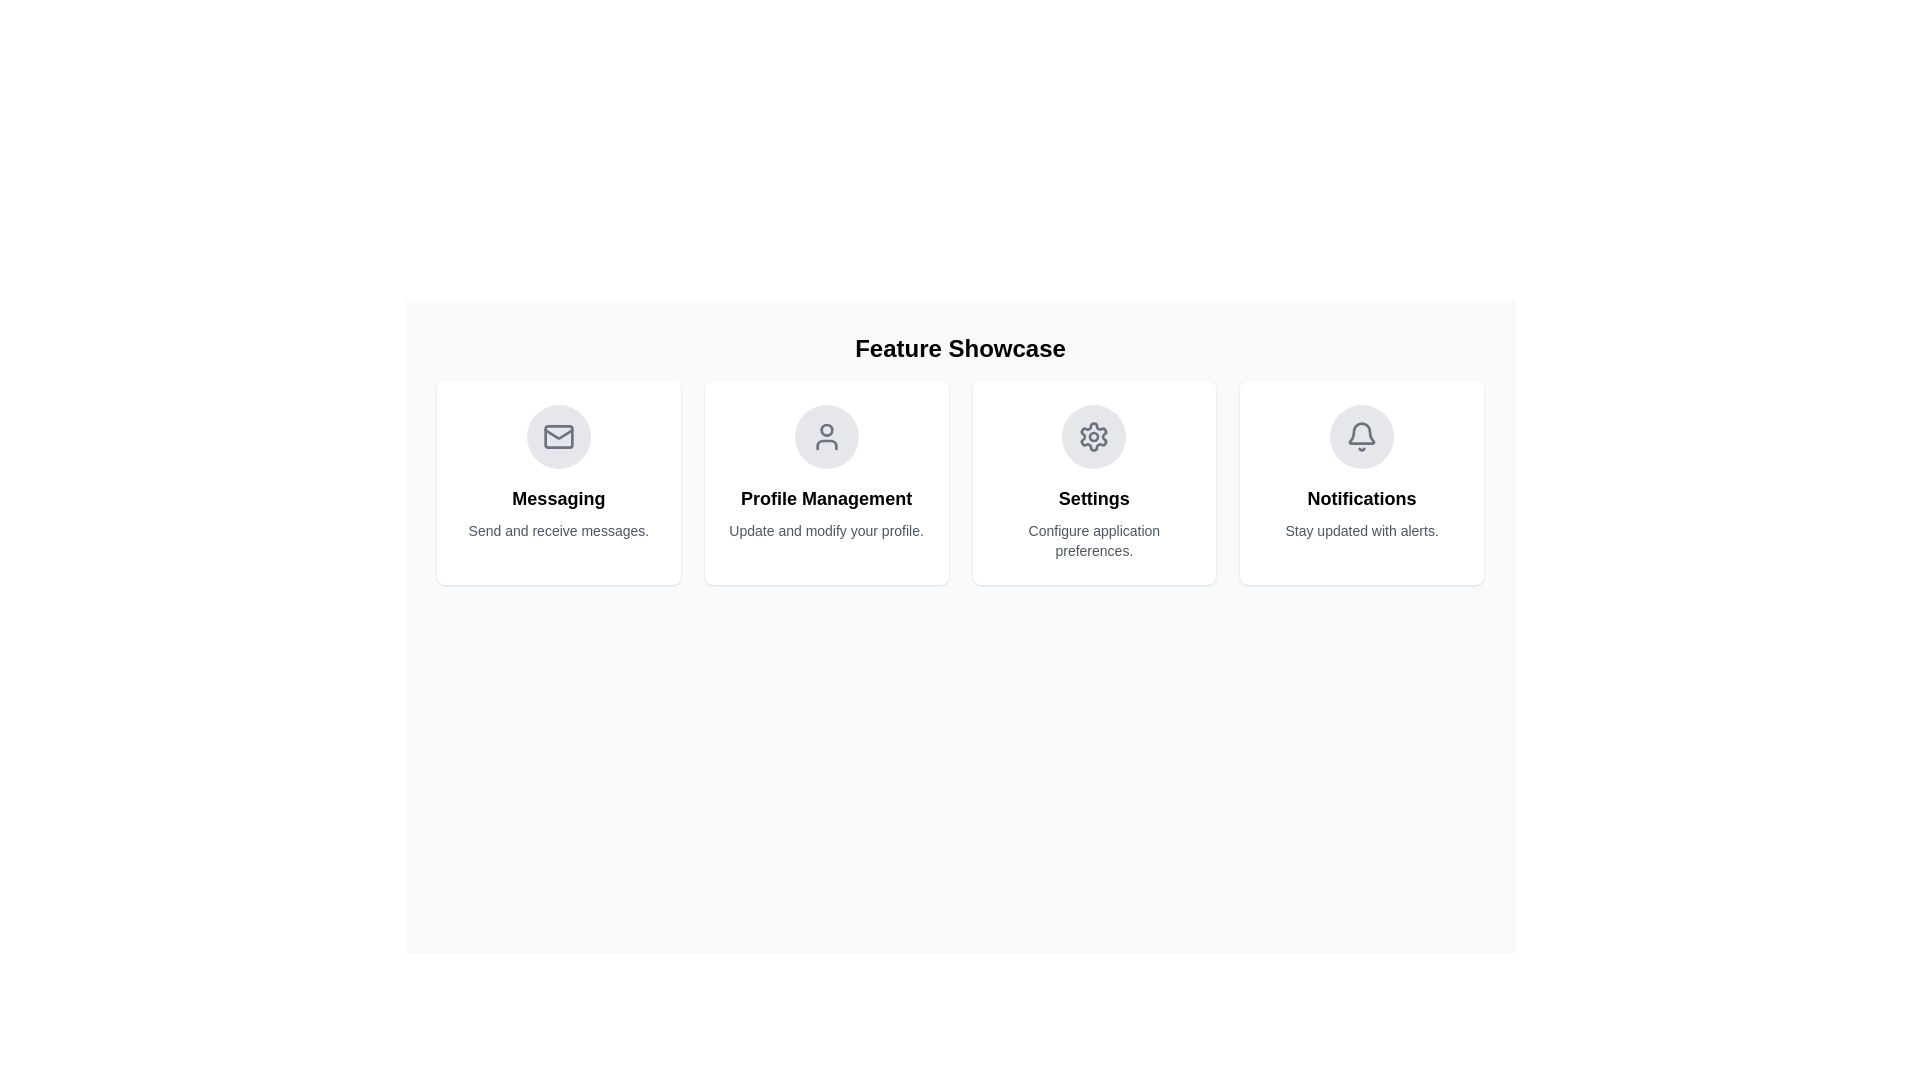  Describe the element at coordinates (826, 497) in the screenshot. I see `the Text Label that identifies the purpose of the card section related to managing user profiles, located in the second column of a row of containers, beneath a circular icon and above a smaller descriptive text` at that location.